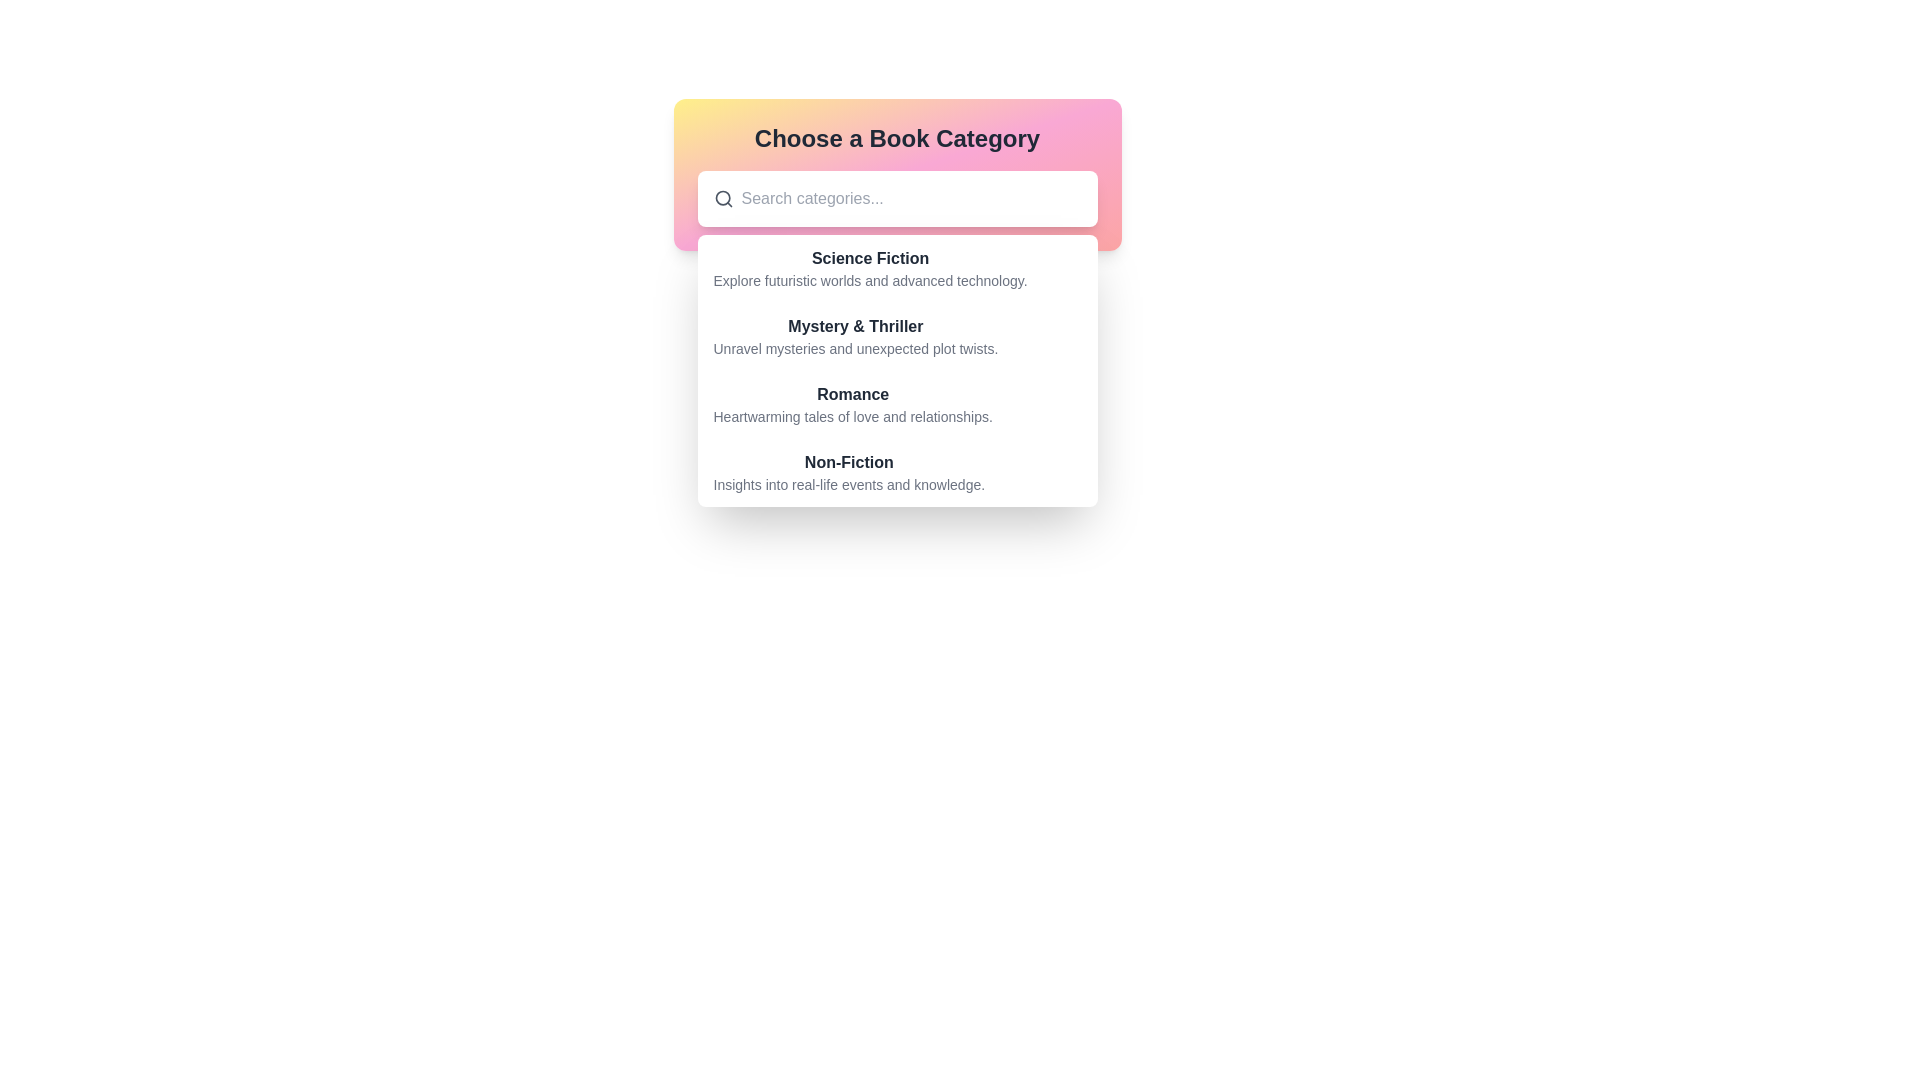  Describe the element at coordinates (896, 268) in the screenshot. I see `the 'Science Fiction' selectable category in the book categories list` at that location.